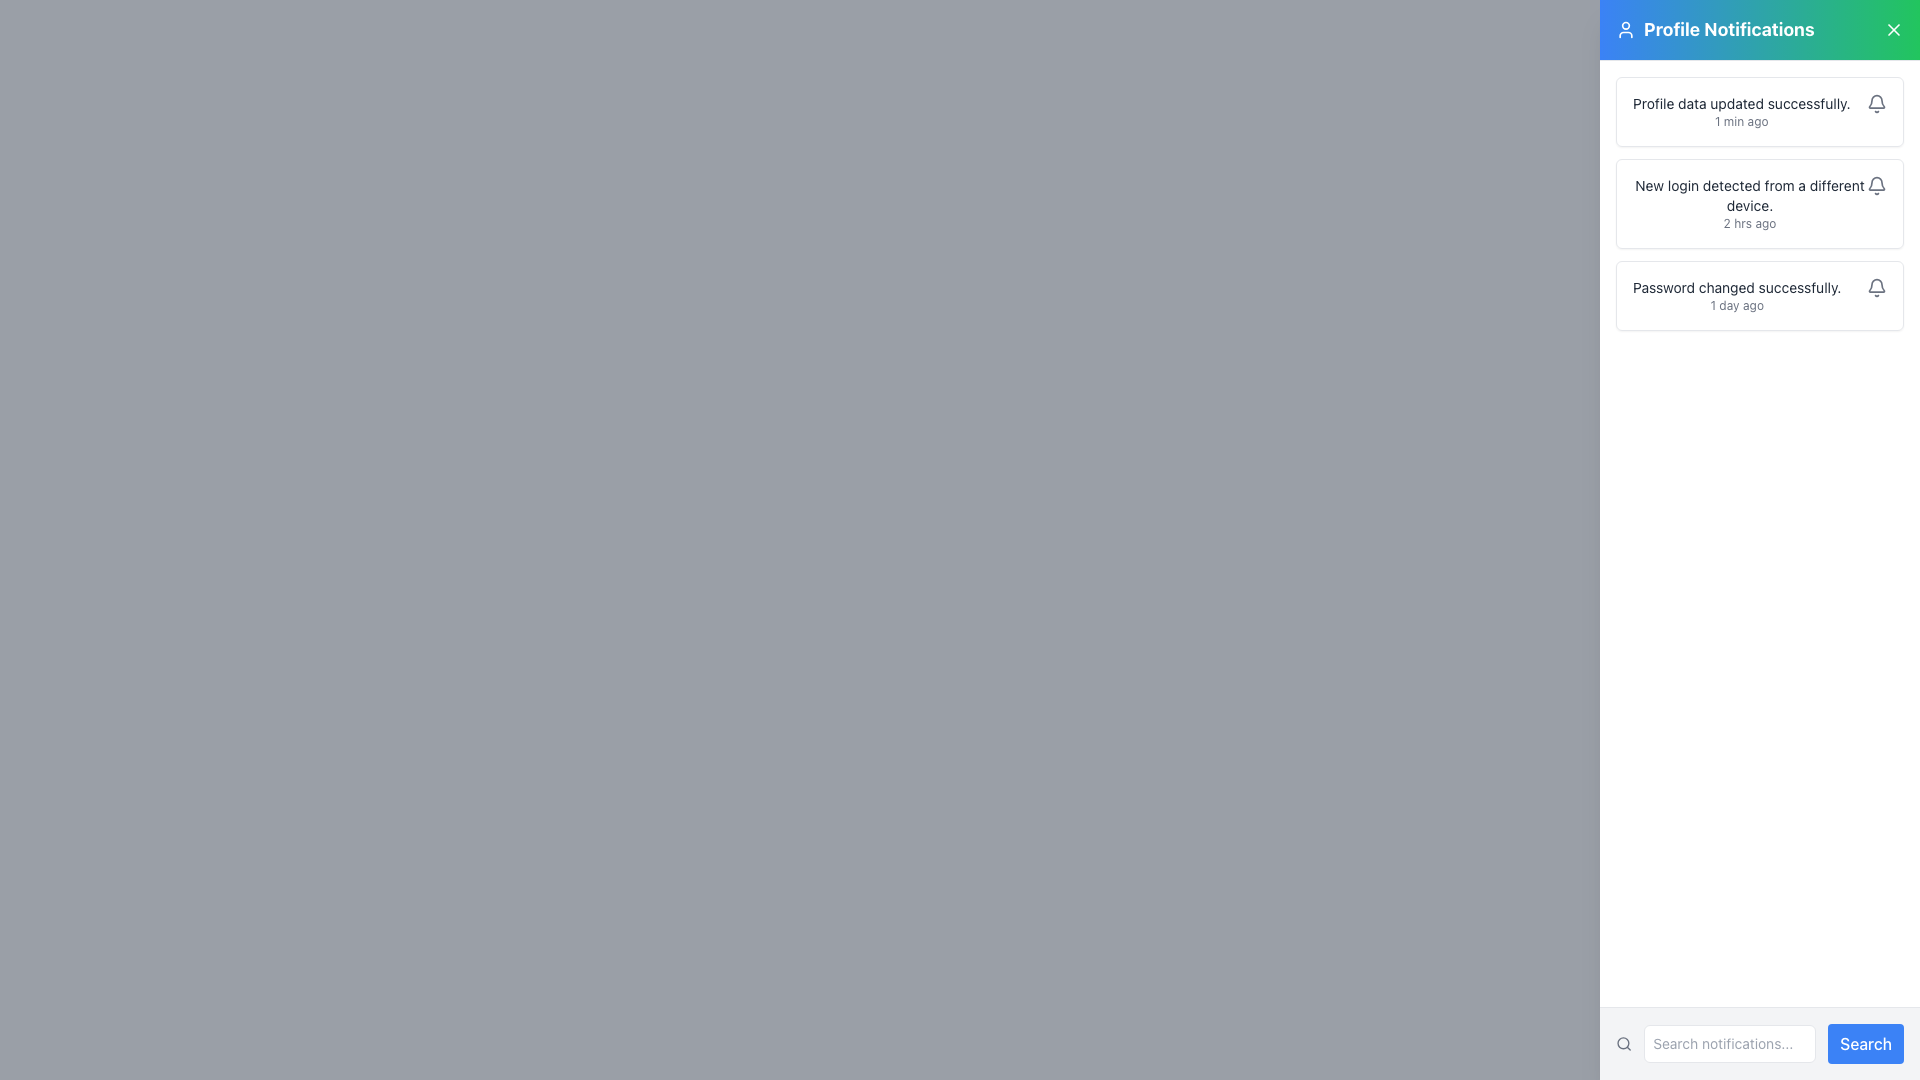  I want to click on the notification message displaying 'Profile data updated successfully.' which is the first item in the notification panel, so click(1740, 111).